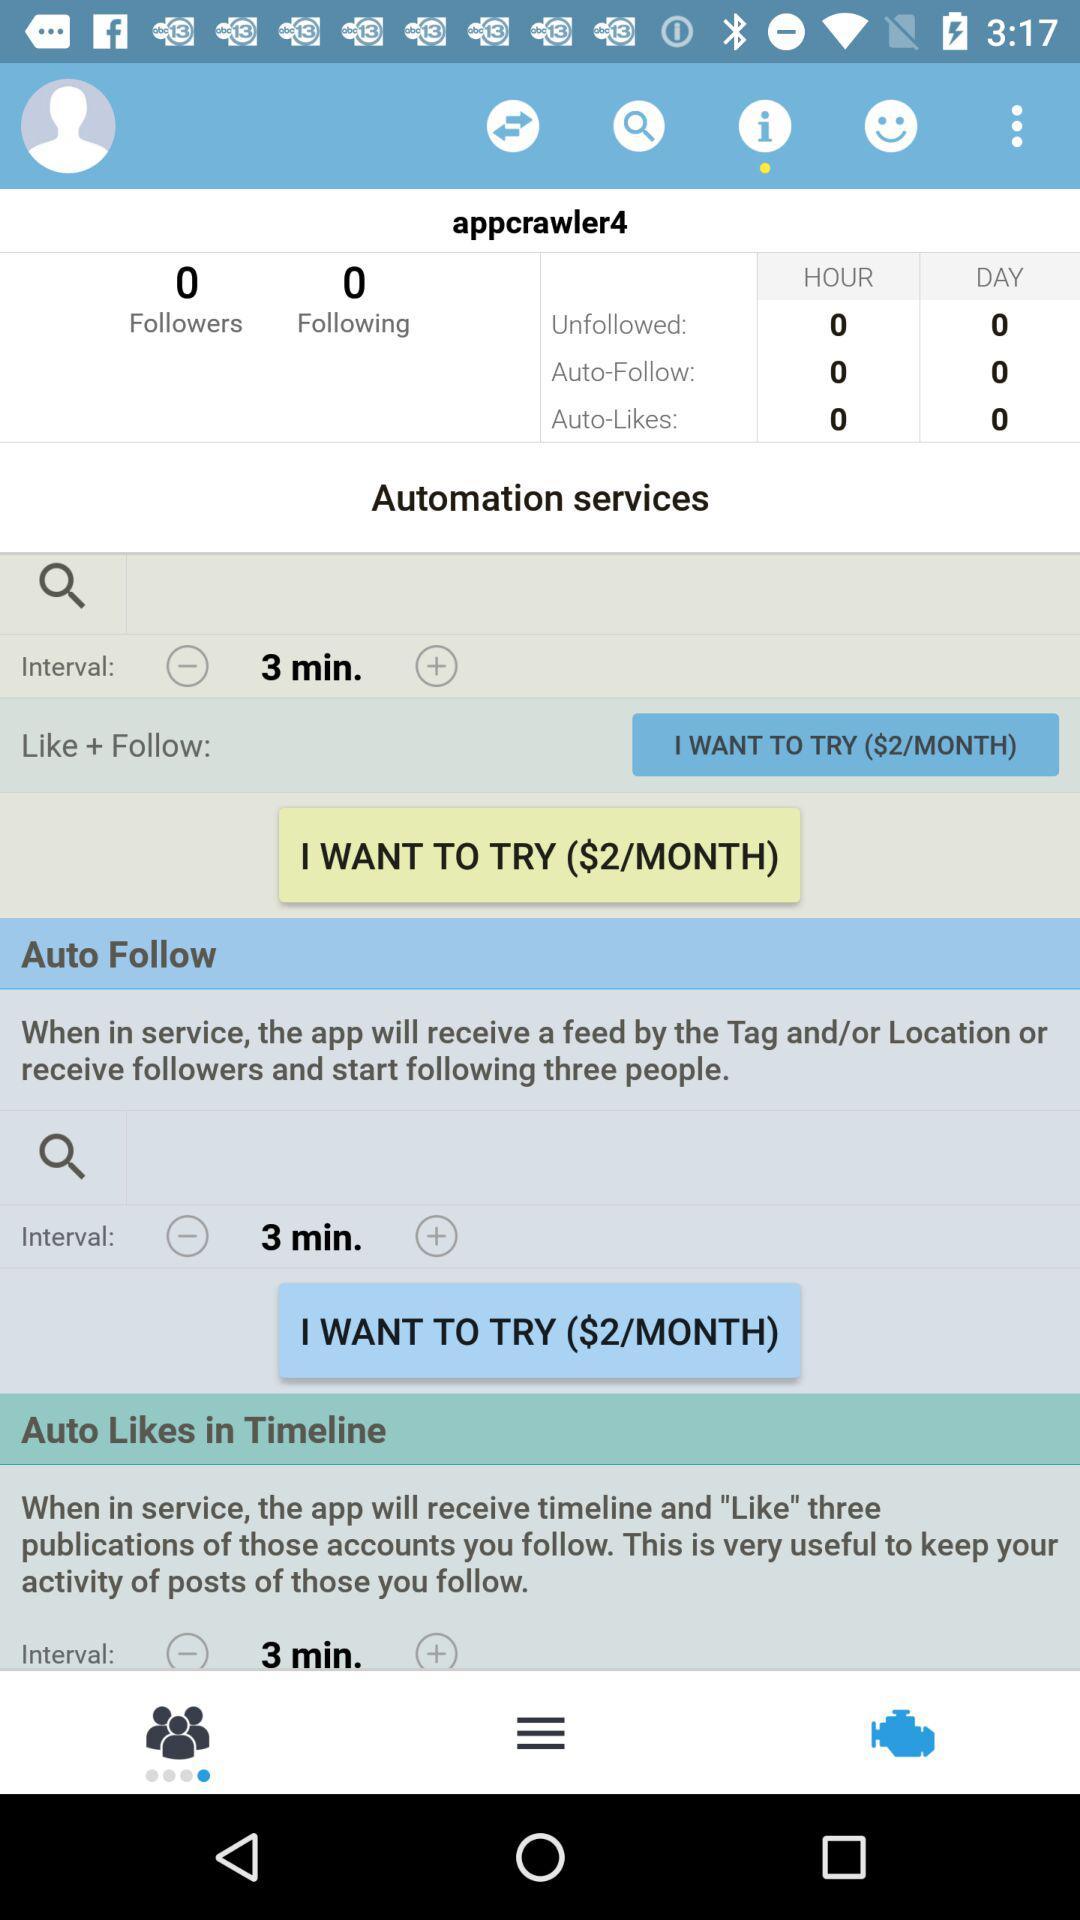 The height and width of the screenshot is (1920, 1080). What do you see at coordinates (67, 124) in the screenshot?
I see `item above the appcrawler4 item` at bounding box center [67, 124].